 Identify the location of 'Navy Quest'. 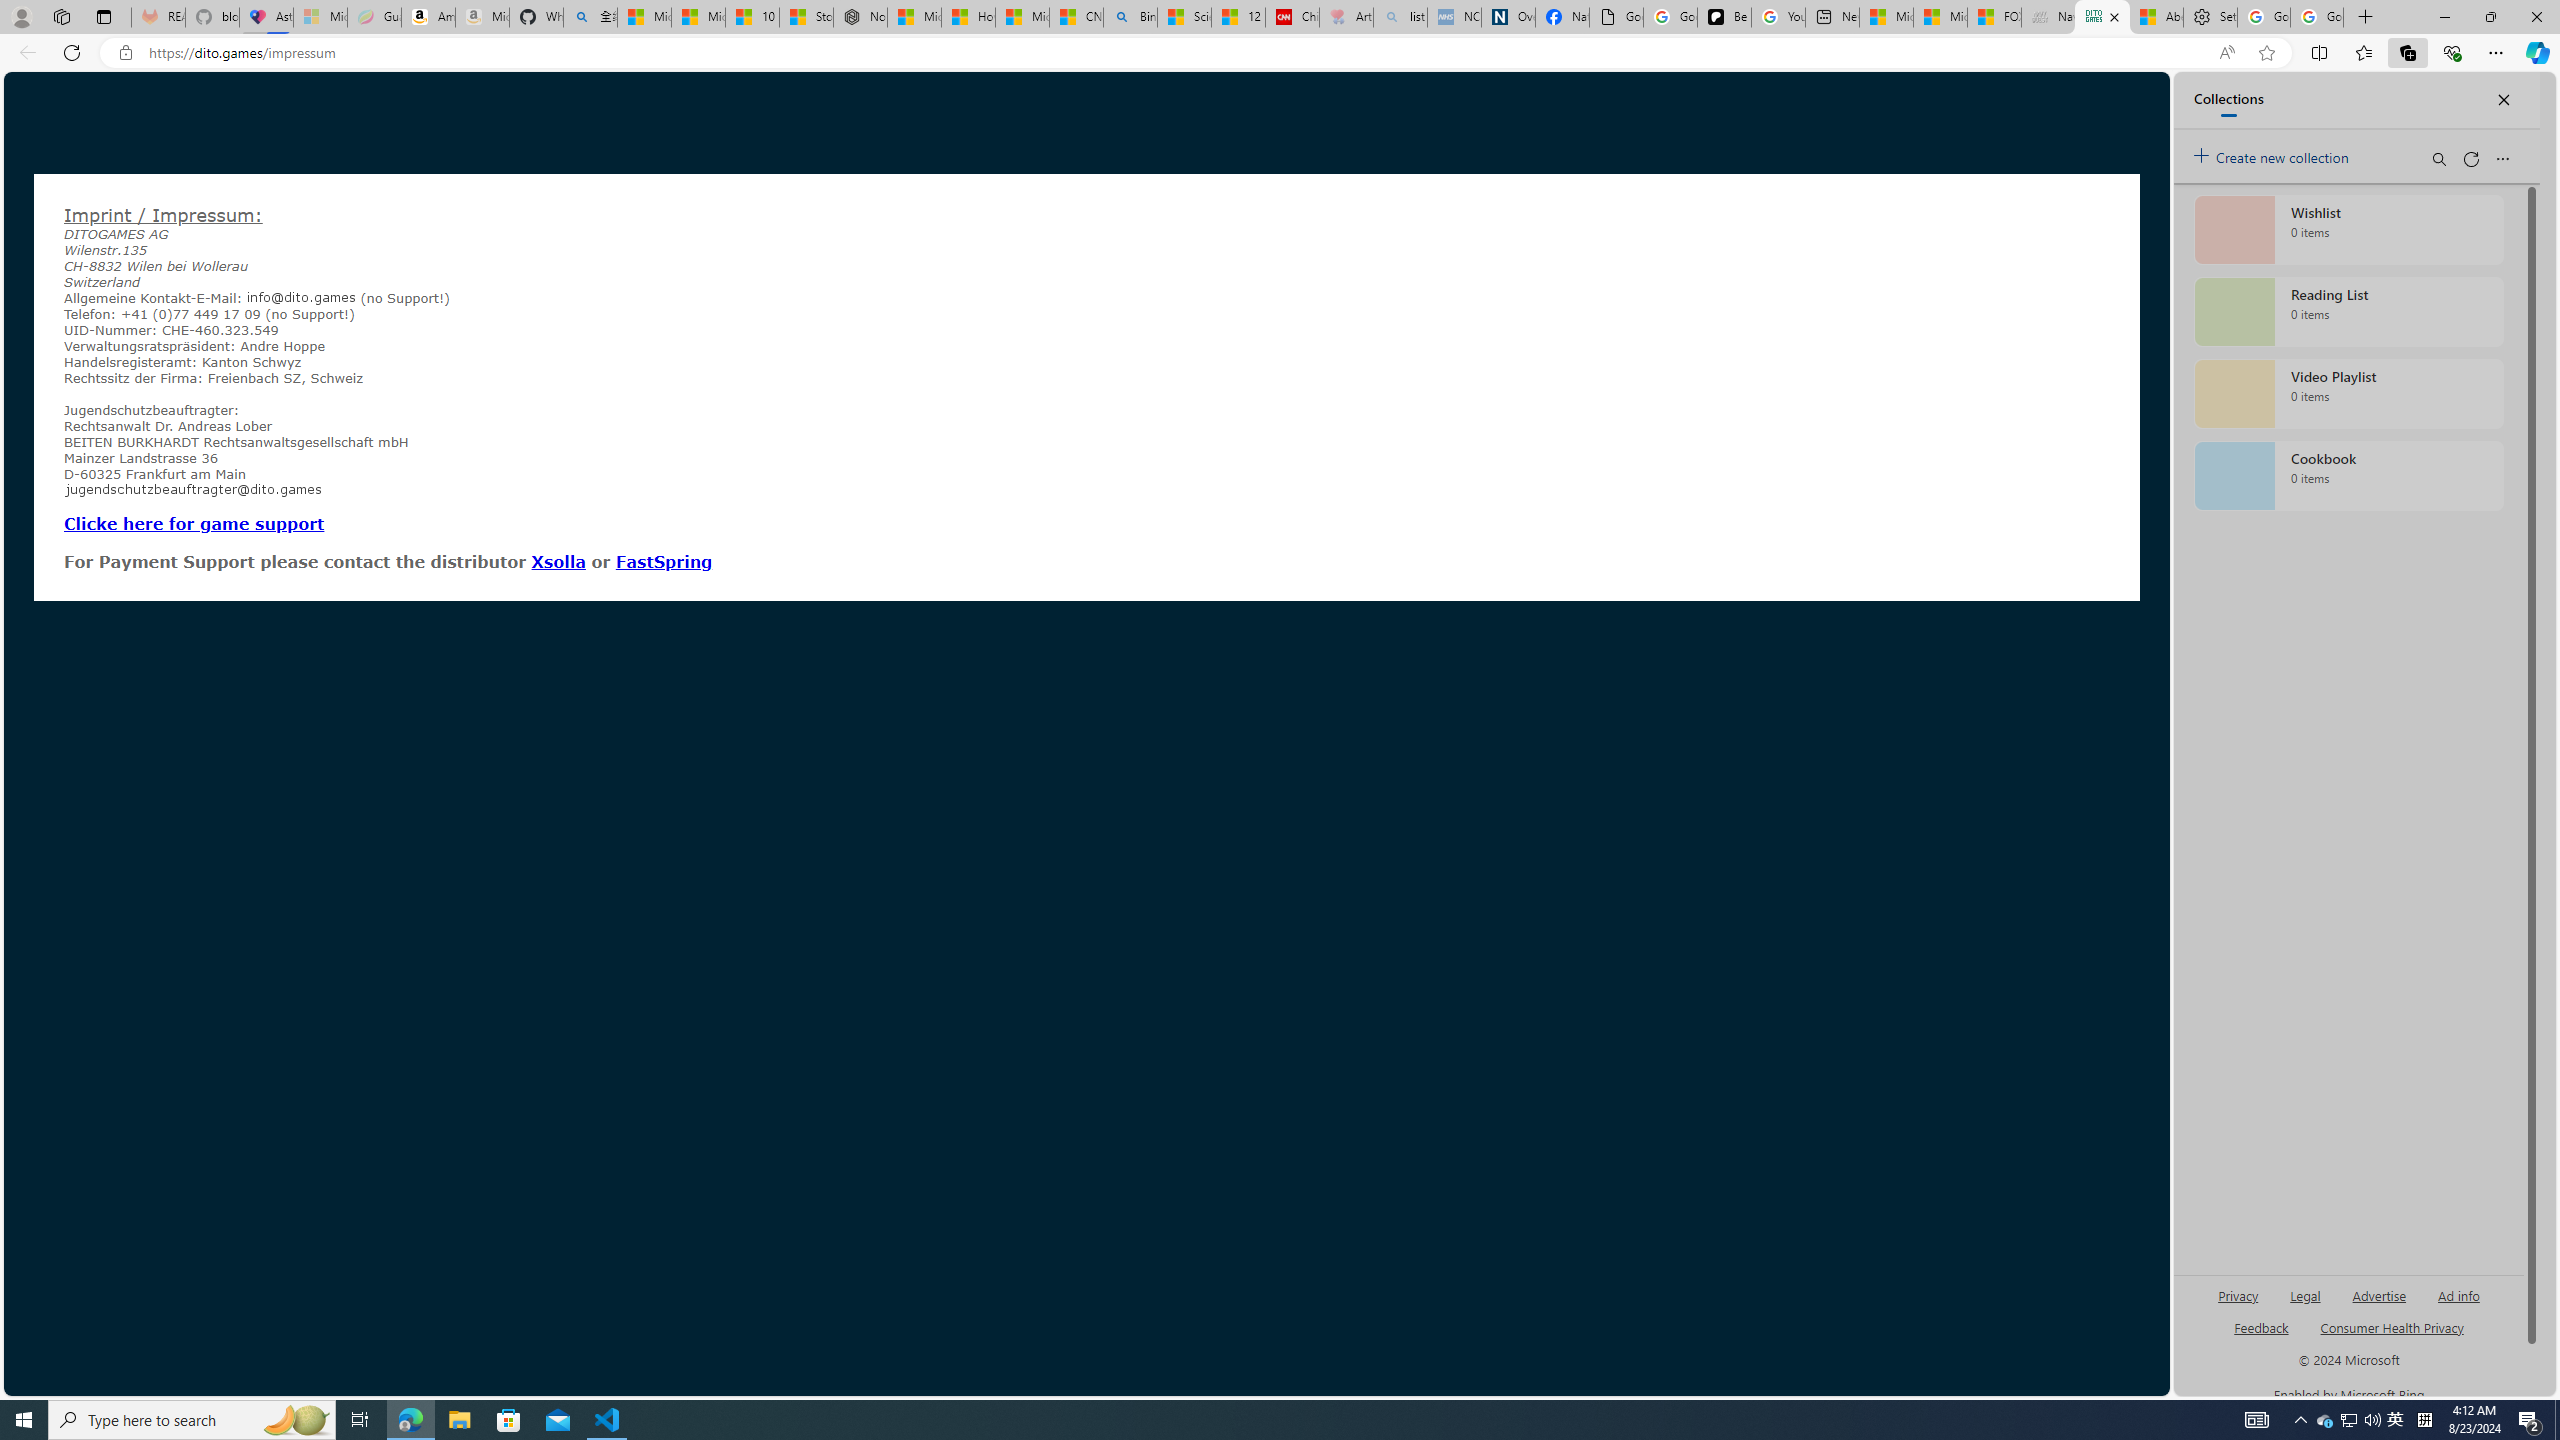
(2047, 16).